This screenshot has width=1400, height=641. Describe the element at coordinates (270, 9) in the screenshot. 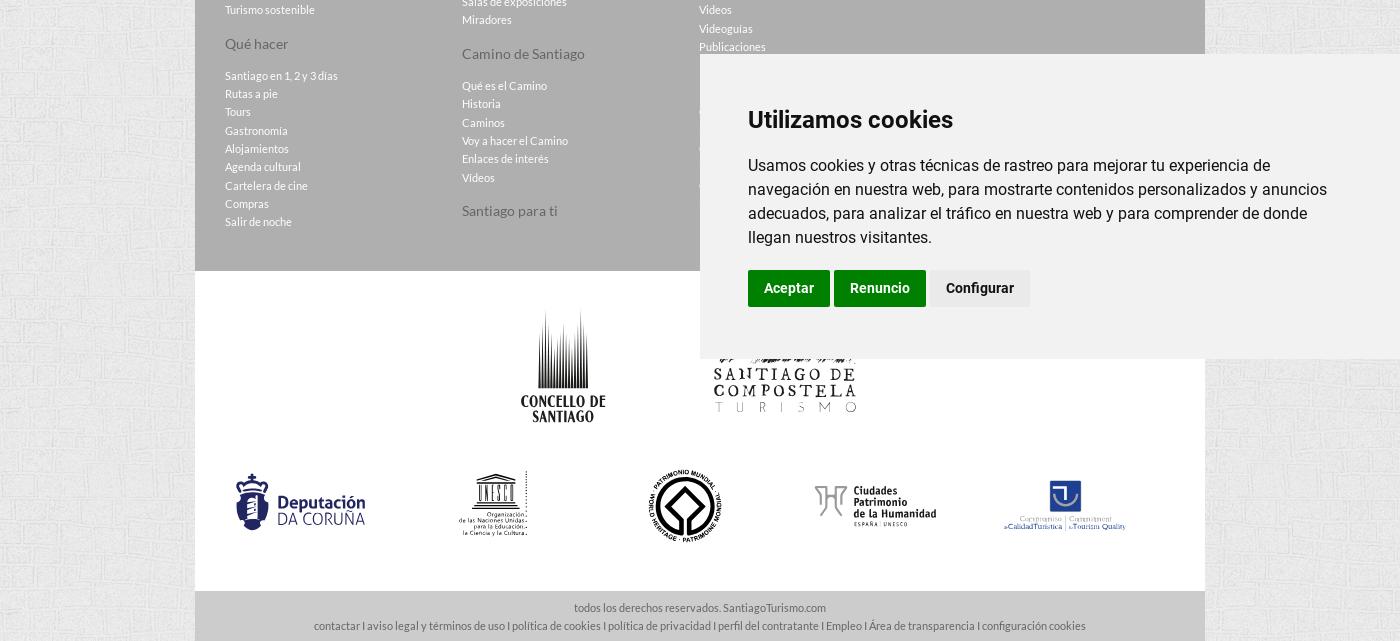

I see `'Turismo sostenible'` at that location.